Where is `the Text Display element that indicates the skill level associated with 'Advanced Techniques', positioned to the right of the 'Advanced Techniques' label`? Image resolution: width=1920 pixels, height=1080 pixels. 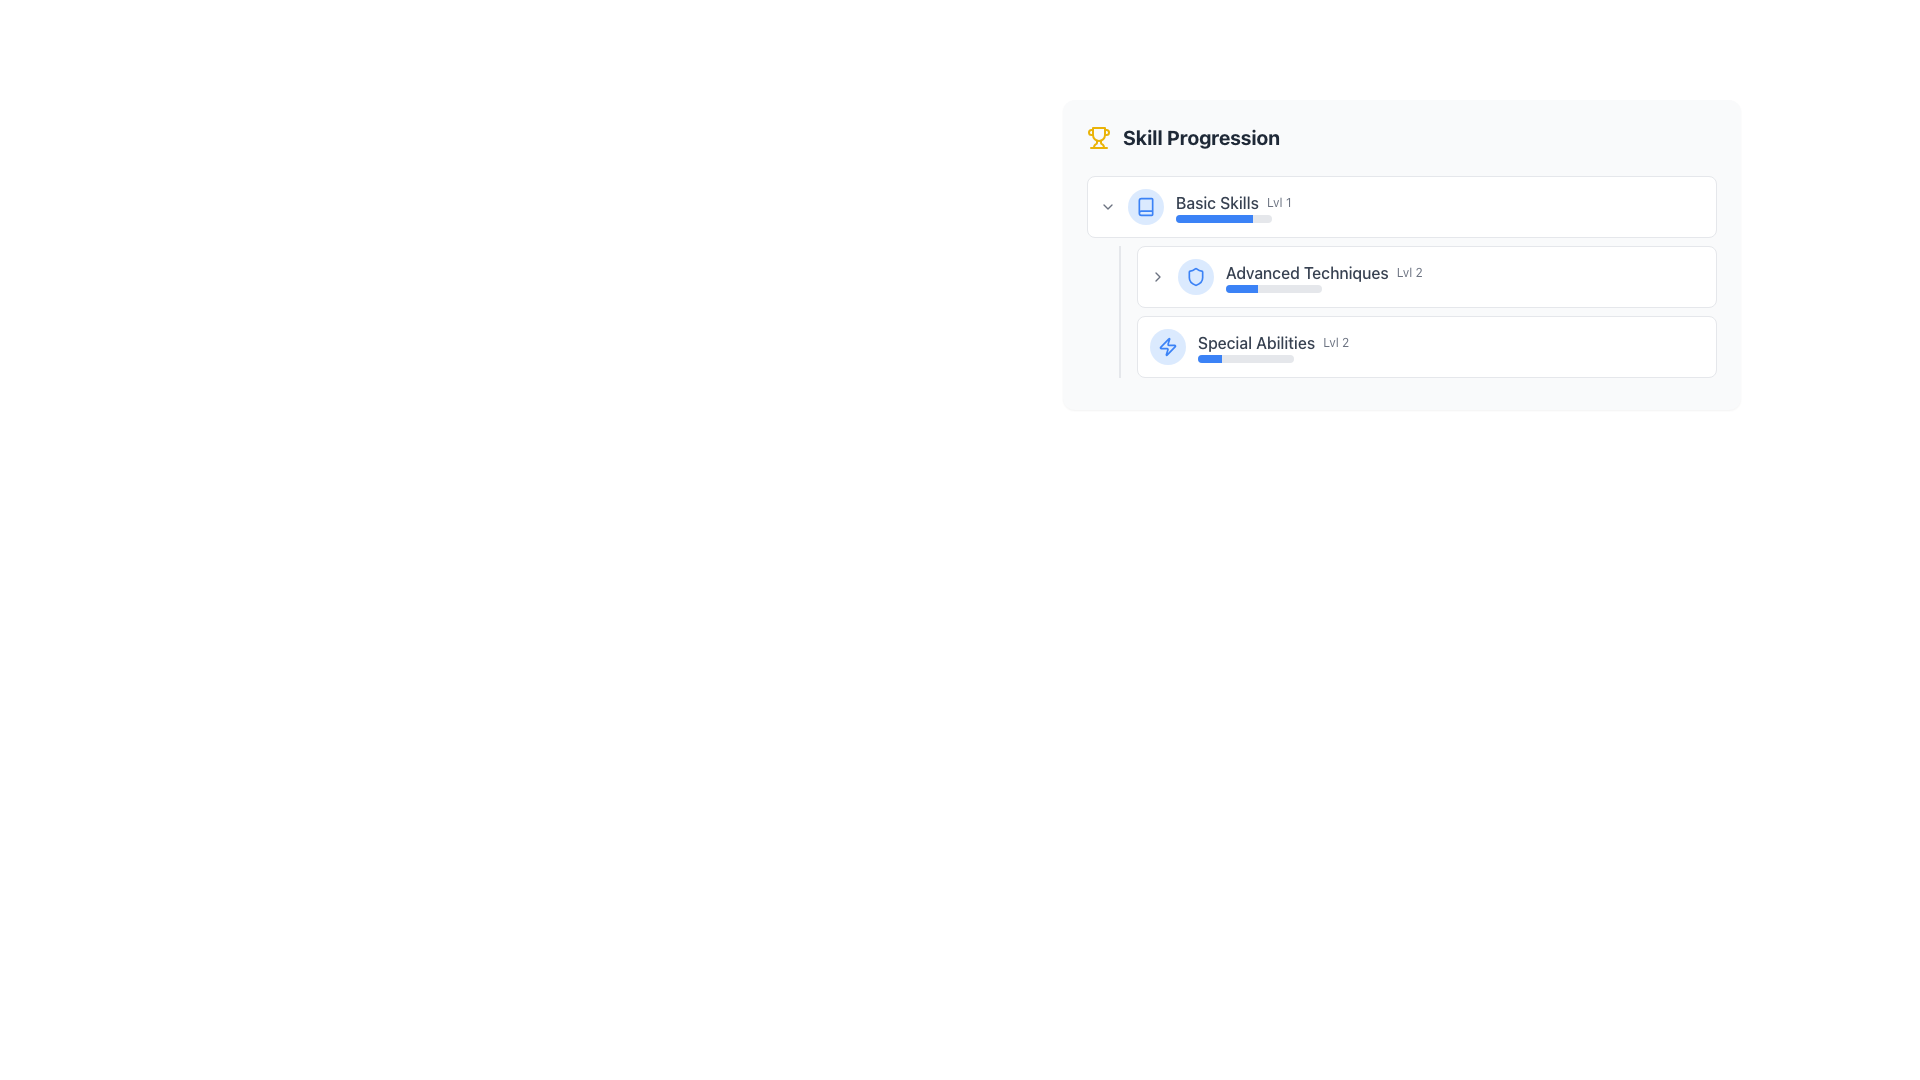 the Text Display element that indicates the skill level associated with 'Advanced Techniques', positioned to the right of the 'Advanced Techniques' label is located at coordinates (1408, 273).